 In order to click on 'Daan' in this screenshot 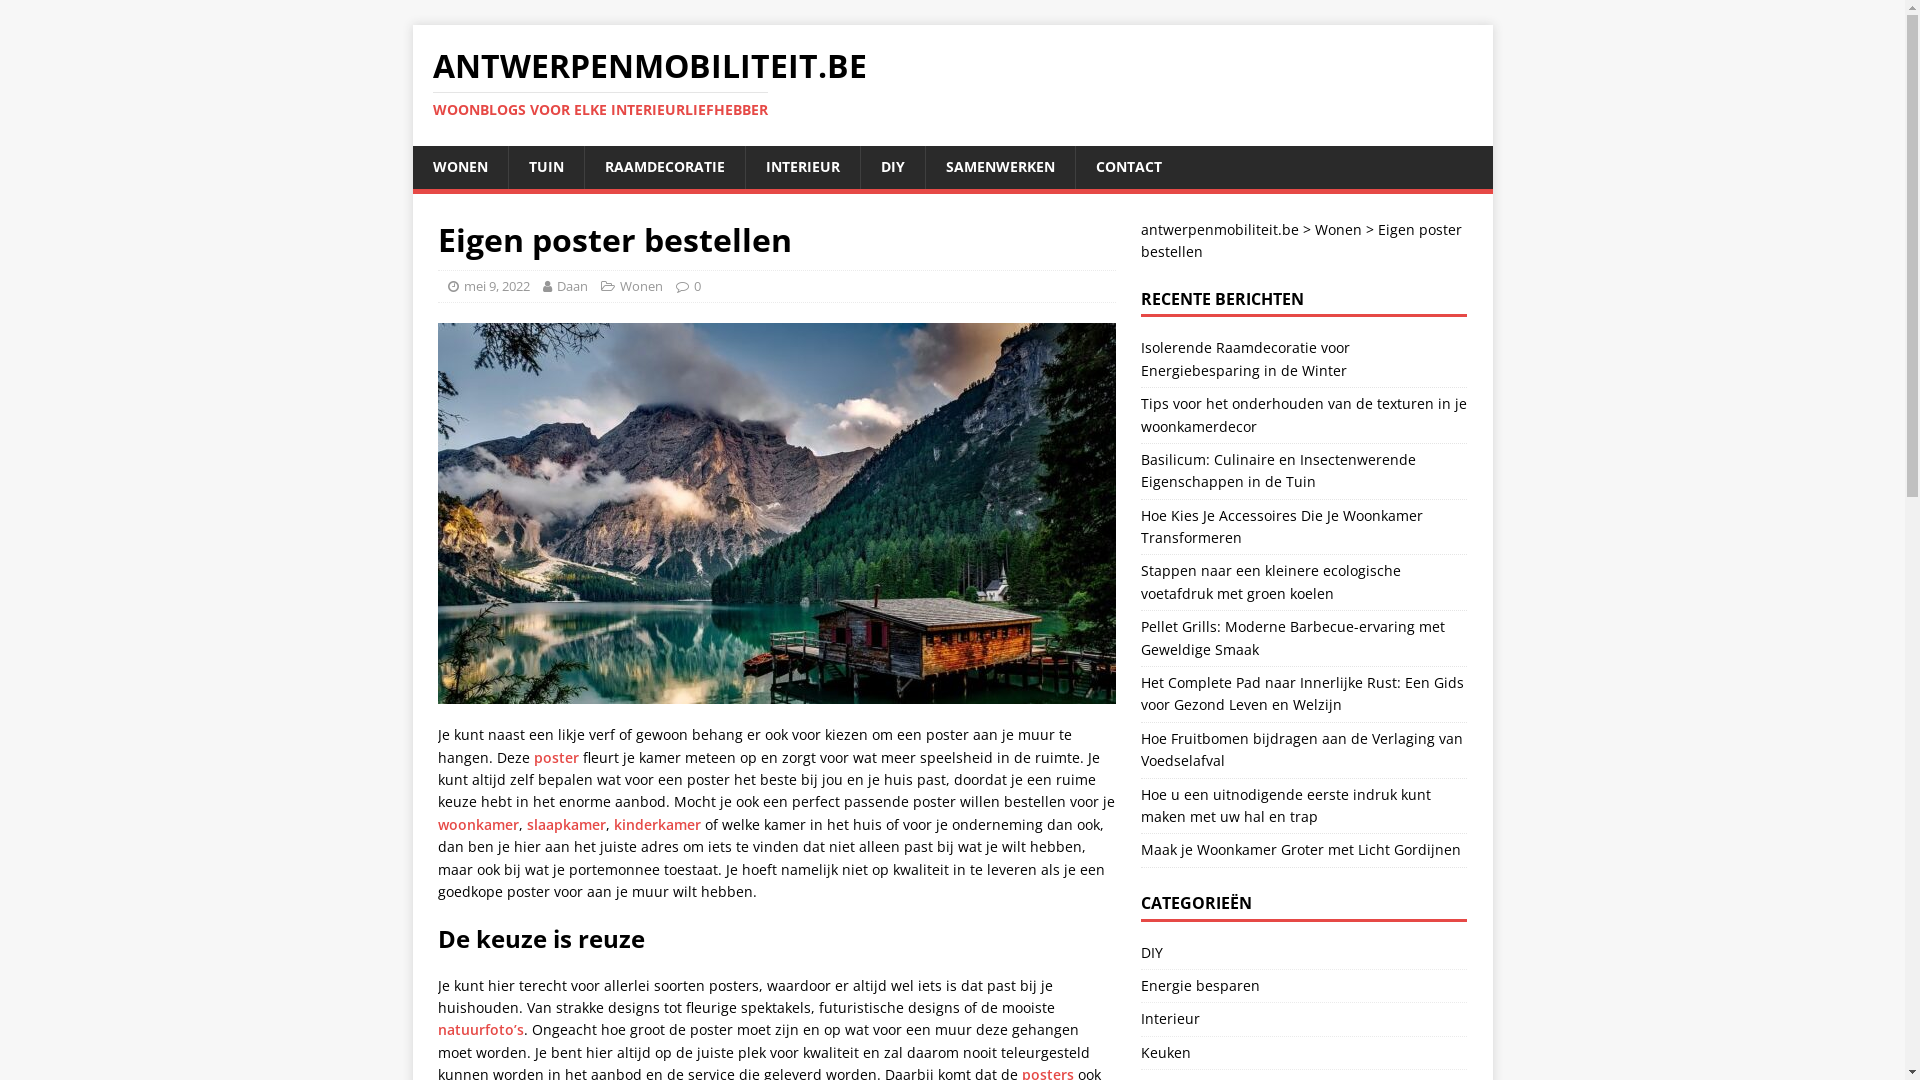, I will do `click(570, 285)`.